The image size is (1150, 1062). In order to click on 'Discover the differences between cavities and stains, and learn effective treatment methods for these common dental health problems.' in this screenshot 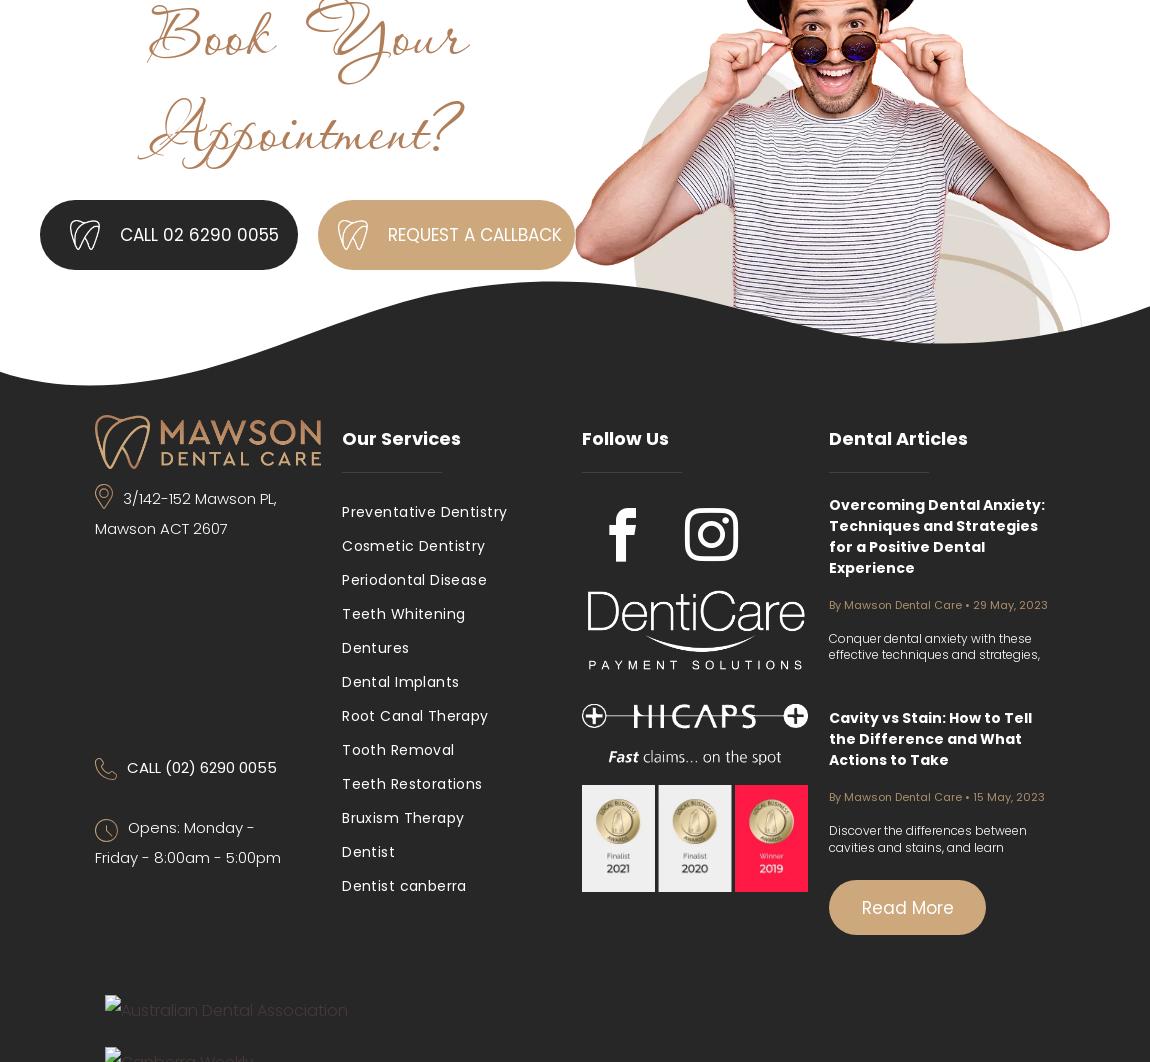, I will do `click(941, 854)`.